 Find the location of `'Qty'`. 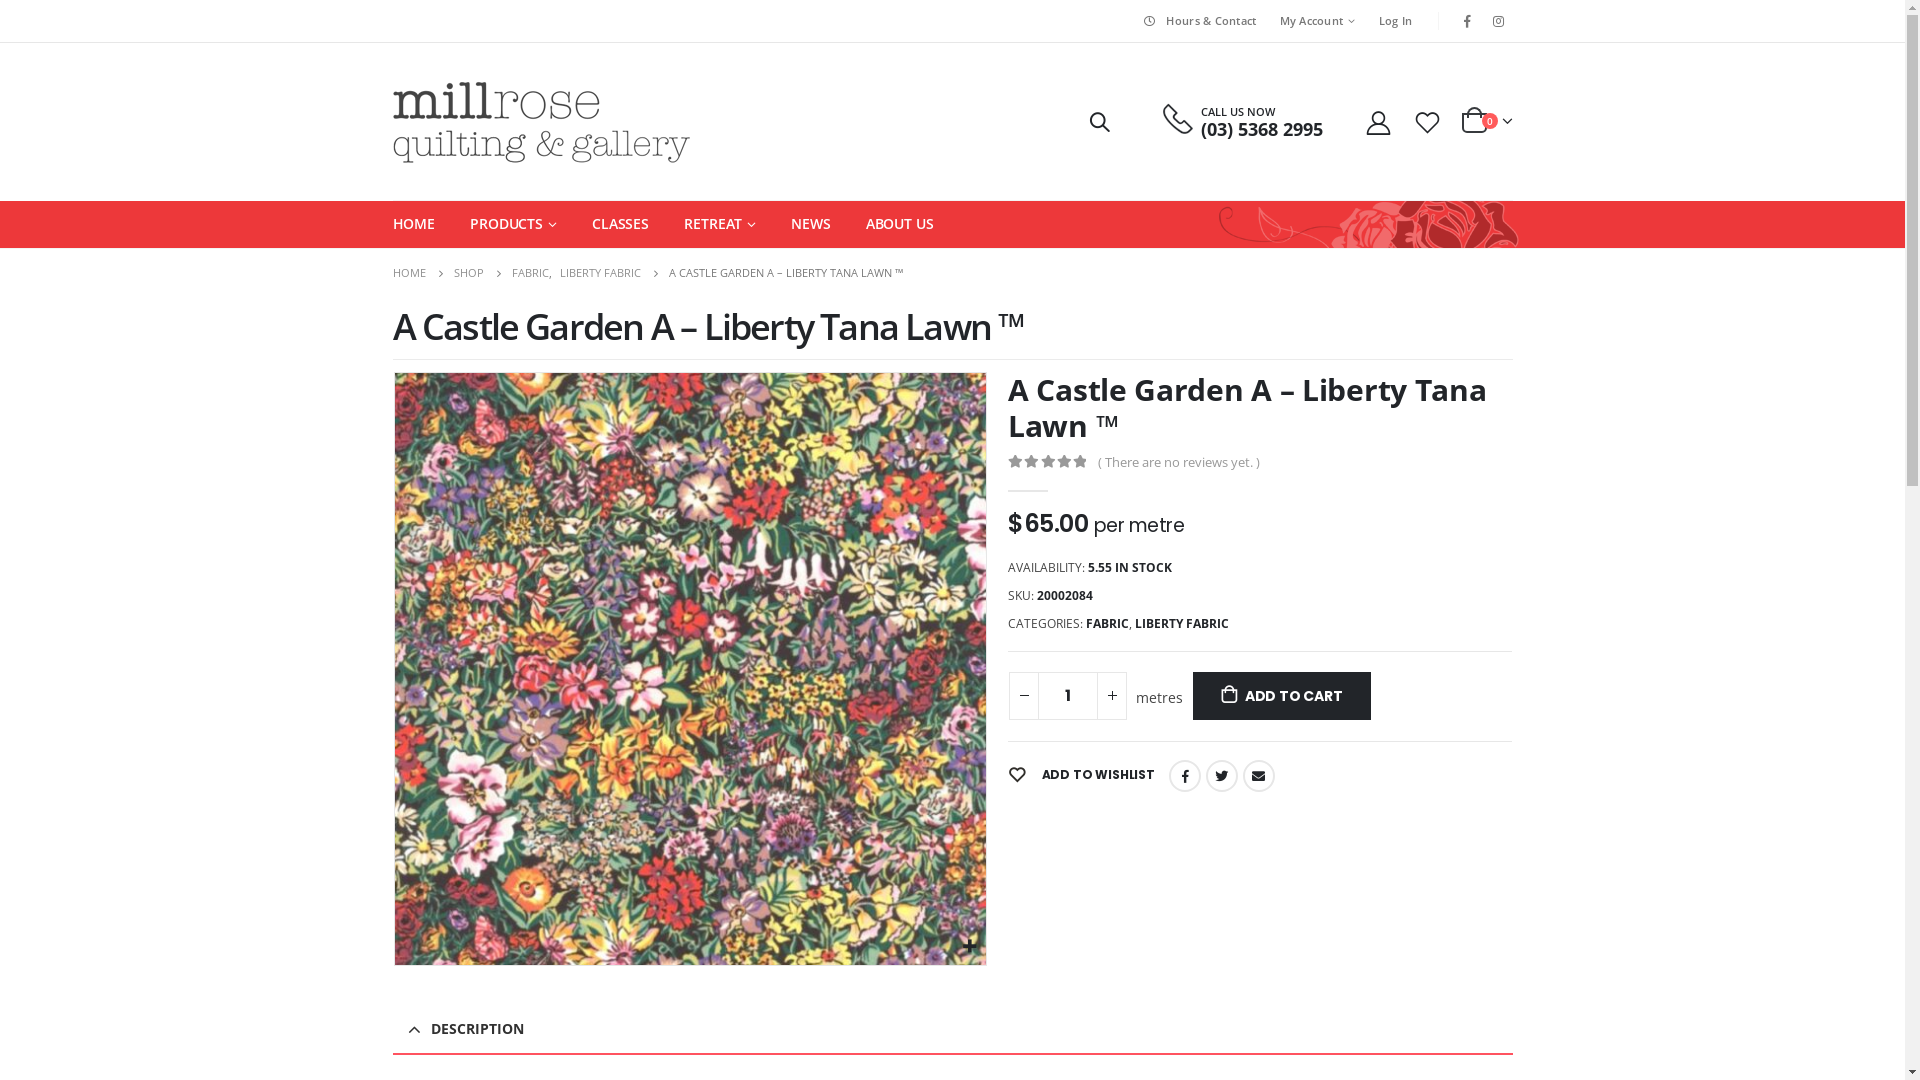

'Qty' is located at coordinates (1067, 694).